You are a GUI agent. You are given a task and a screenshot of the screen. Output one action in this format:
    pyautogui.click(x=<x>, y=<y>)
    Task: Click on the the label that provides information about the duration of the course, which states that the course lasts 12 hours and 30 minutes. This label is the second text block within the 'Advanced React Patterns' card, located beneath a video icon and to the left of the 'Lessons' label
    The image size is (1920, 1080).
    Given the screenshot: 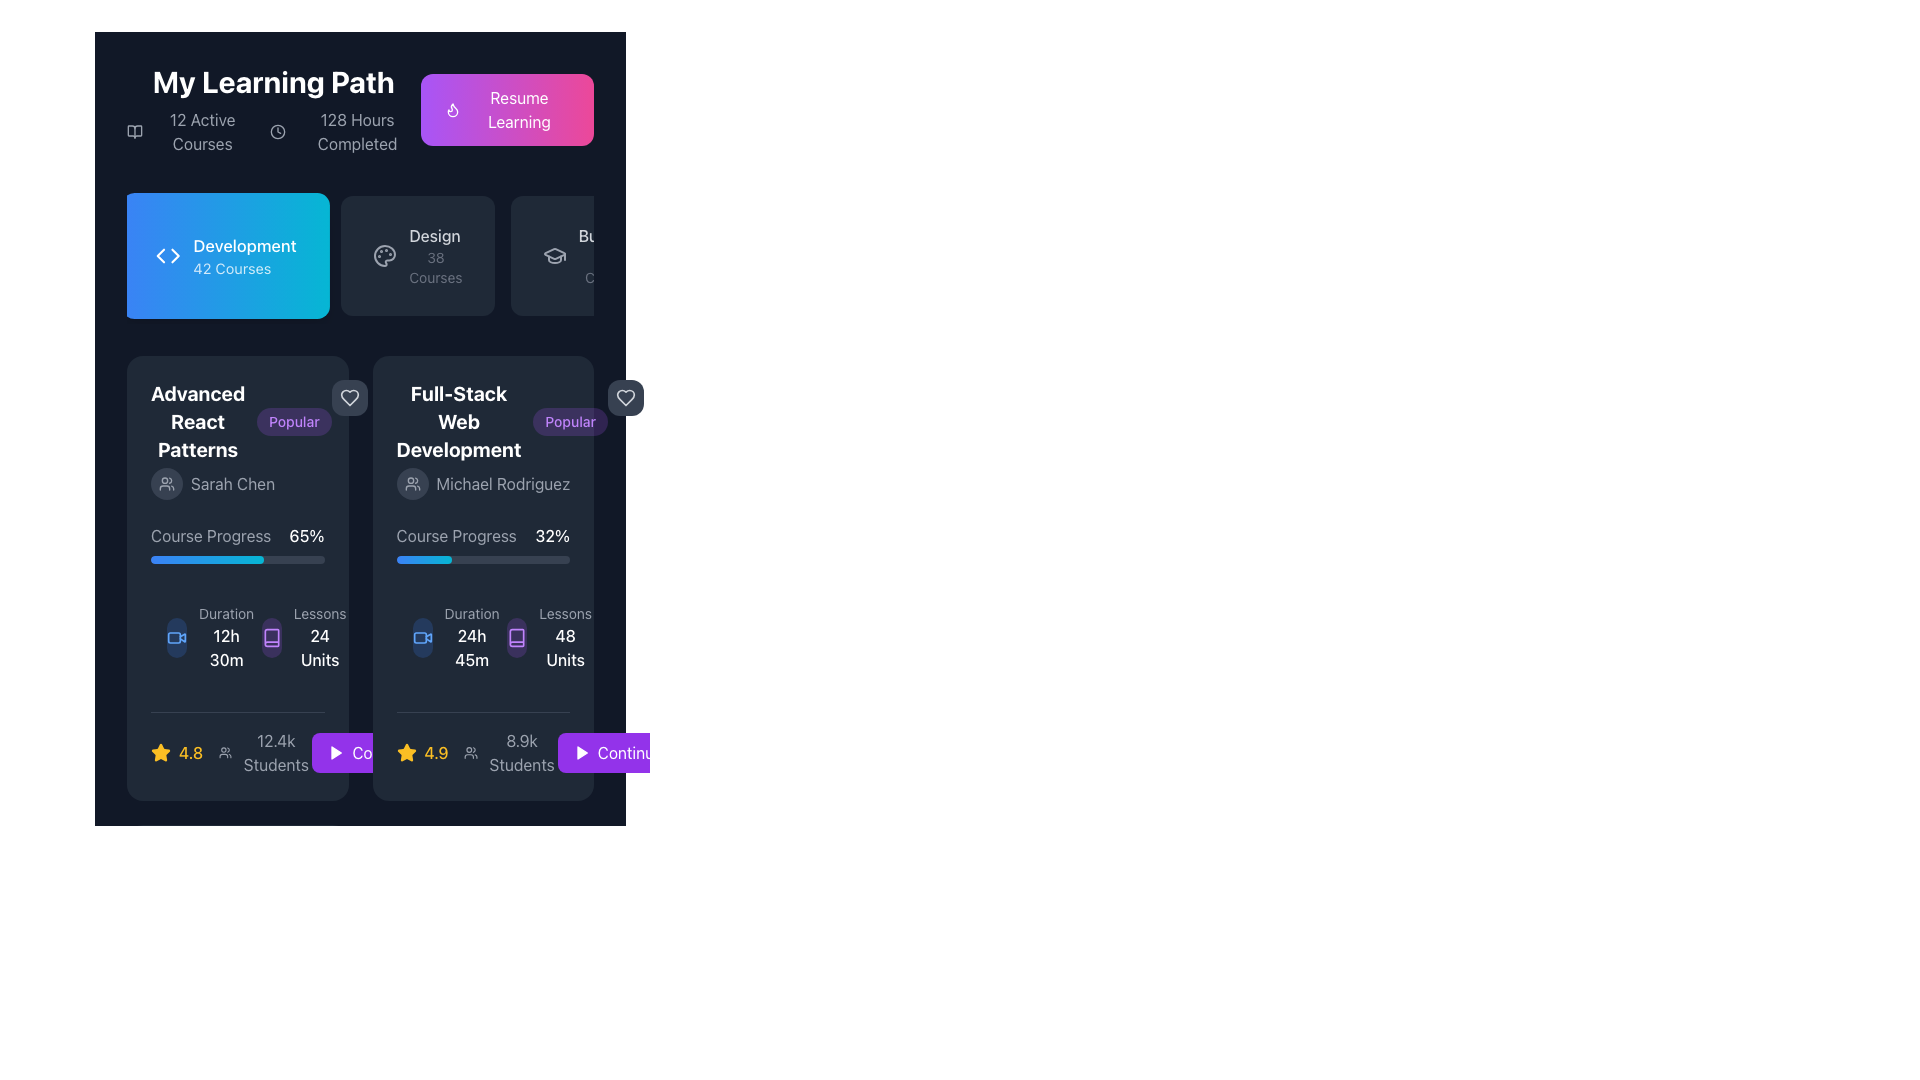 What is the action you would take?
    pyautogui.click(x=226, y=637)
    